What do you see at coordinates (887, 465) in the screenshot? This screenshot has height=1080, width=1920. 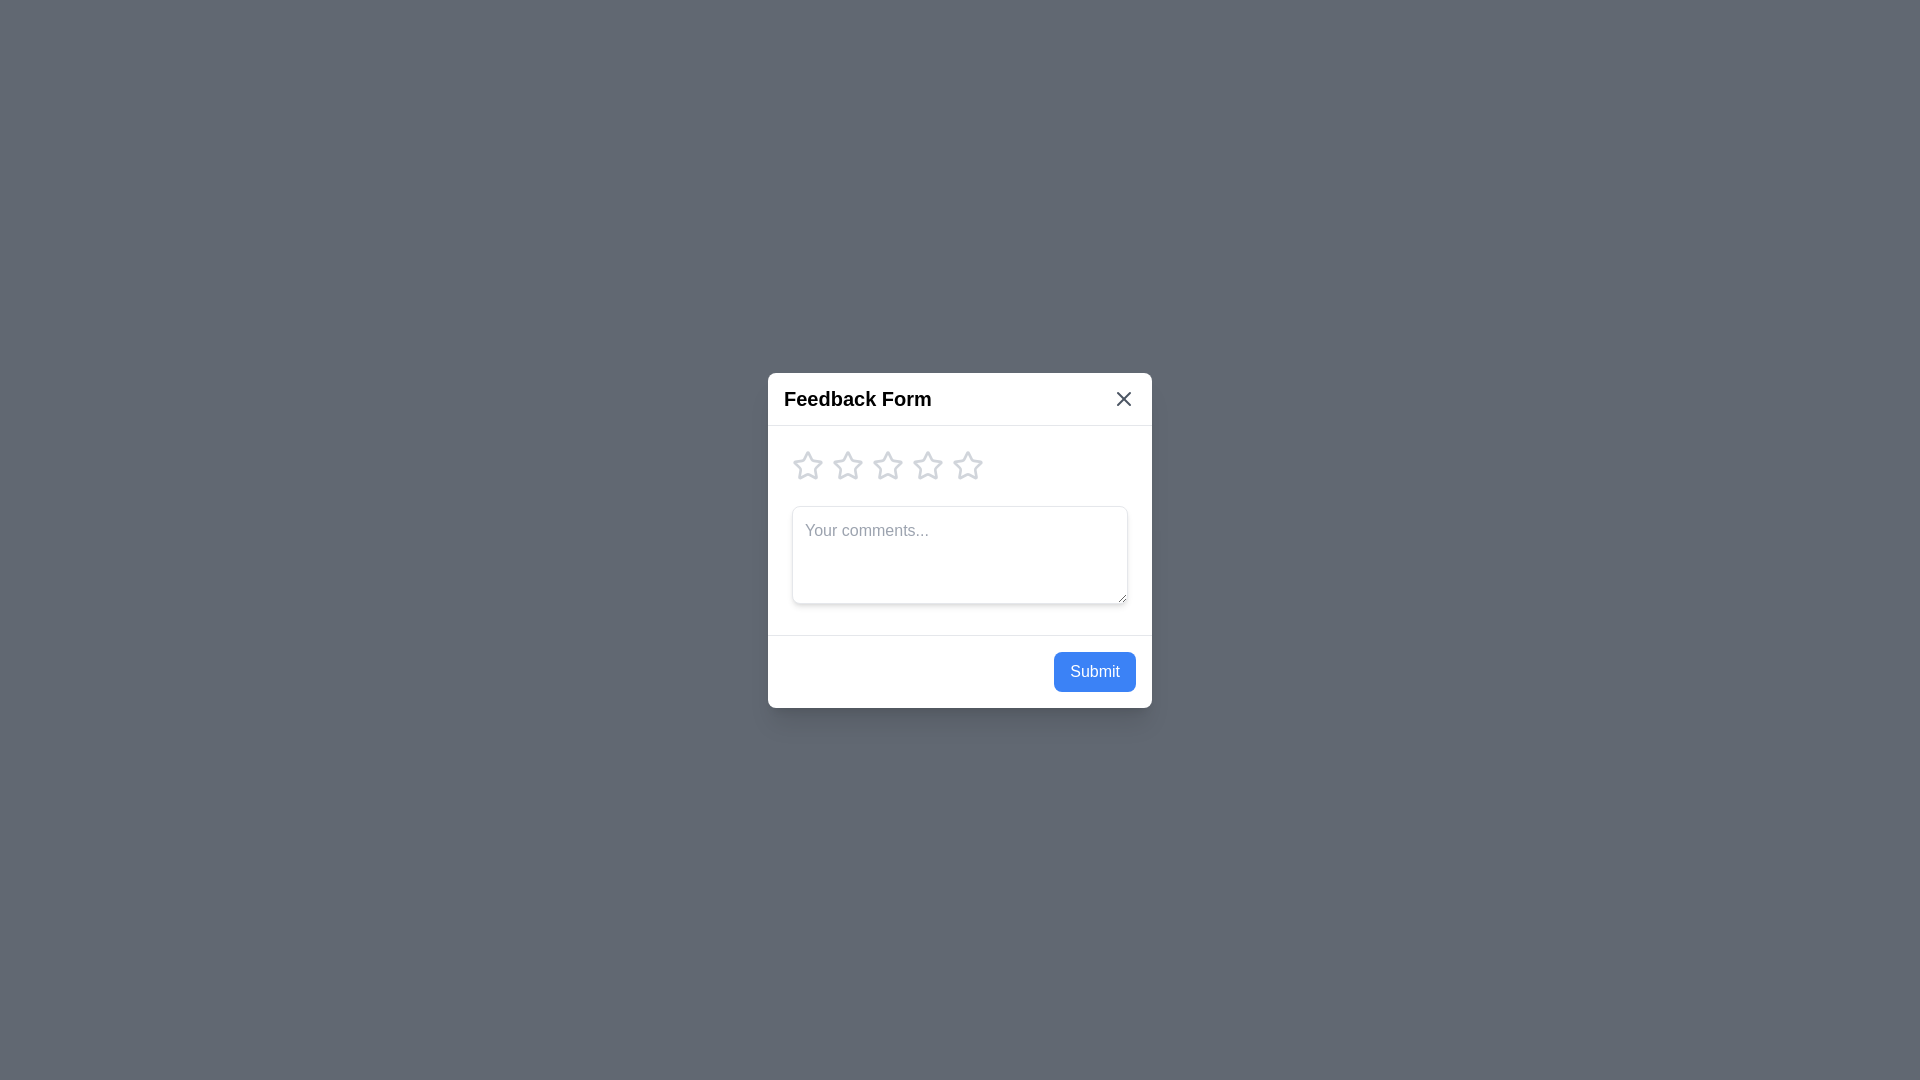 I see `the star corresponding to the desired rating of 3` at bounding box center [887, 465].